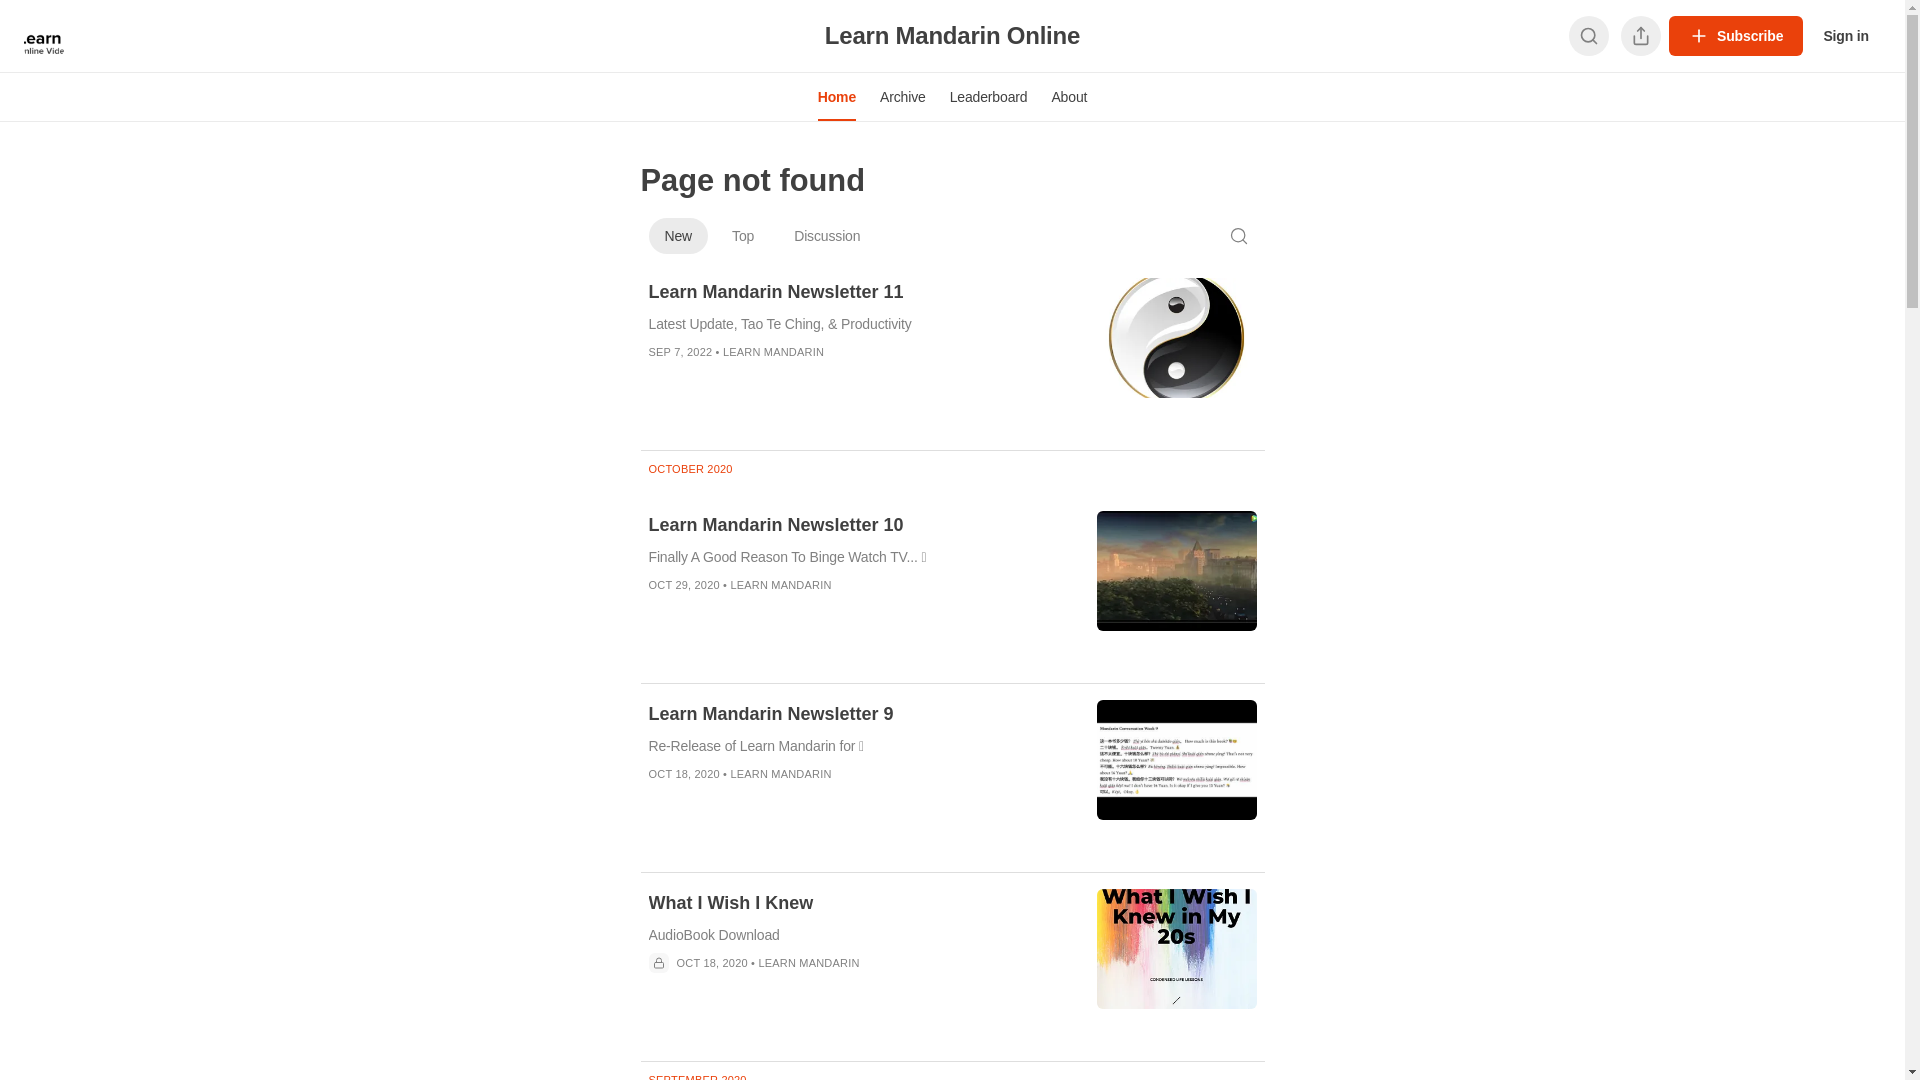 Image resolution: width=1920 pixels, height=1080 pixels. What do you see at coordinates (1810, 35) in the screenshot?
I see `'Sign in'` at bounding box center [1810, 35].